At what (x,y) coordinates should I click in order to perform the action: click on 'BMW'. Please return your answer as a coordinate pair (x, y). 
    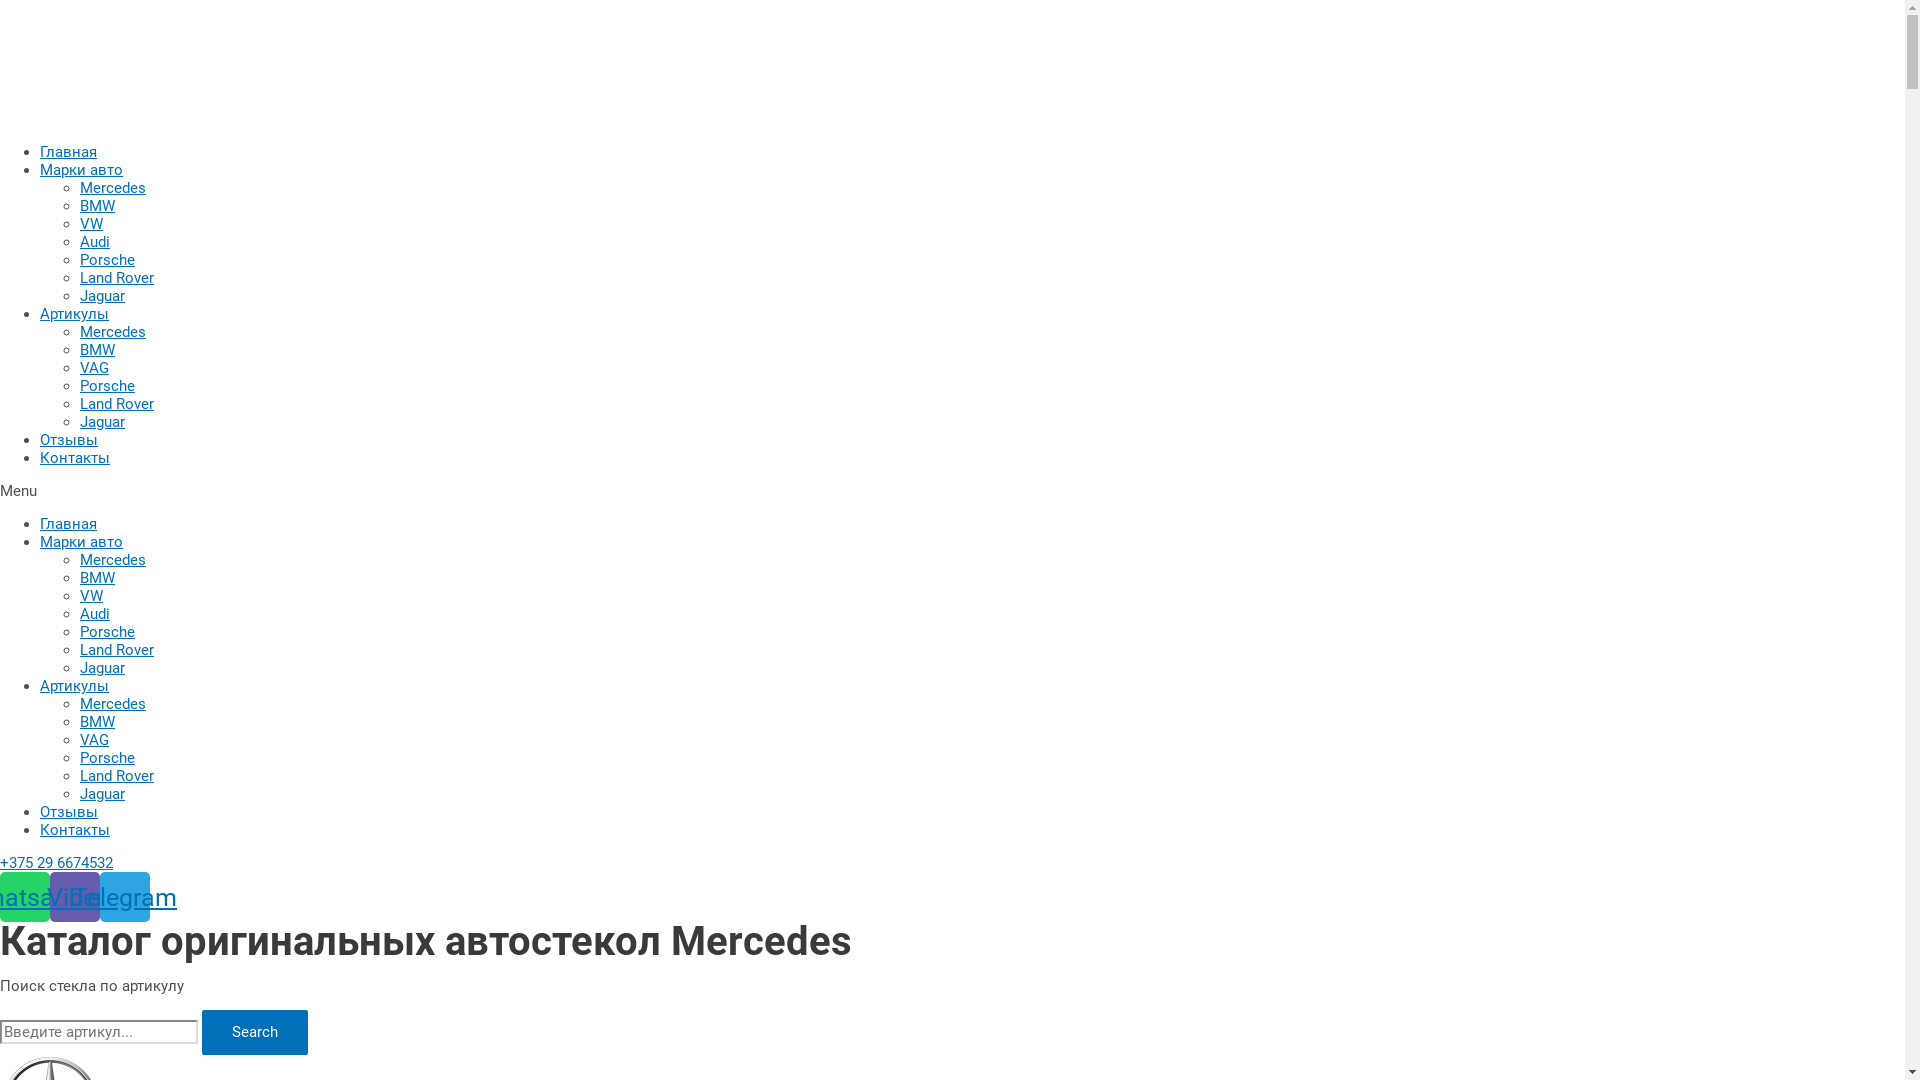
    Looking at the image, I should click on (96, 349).